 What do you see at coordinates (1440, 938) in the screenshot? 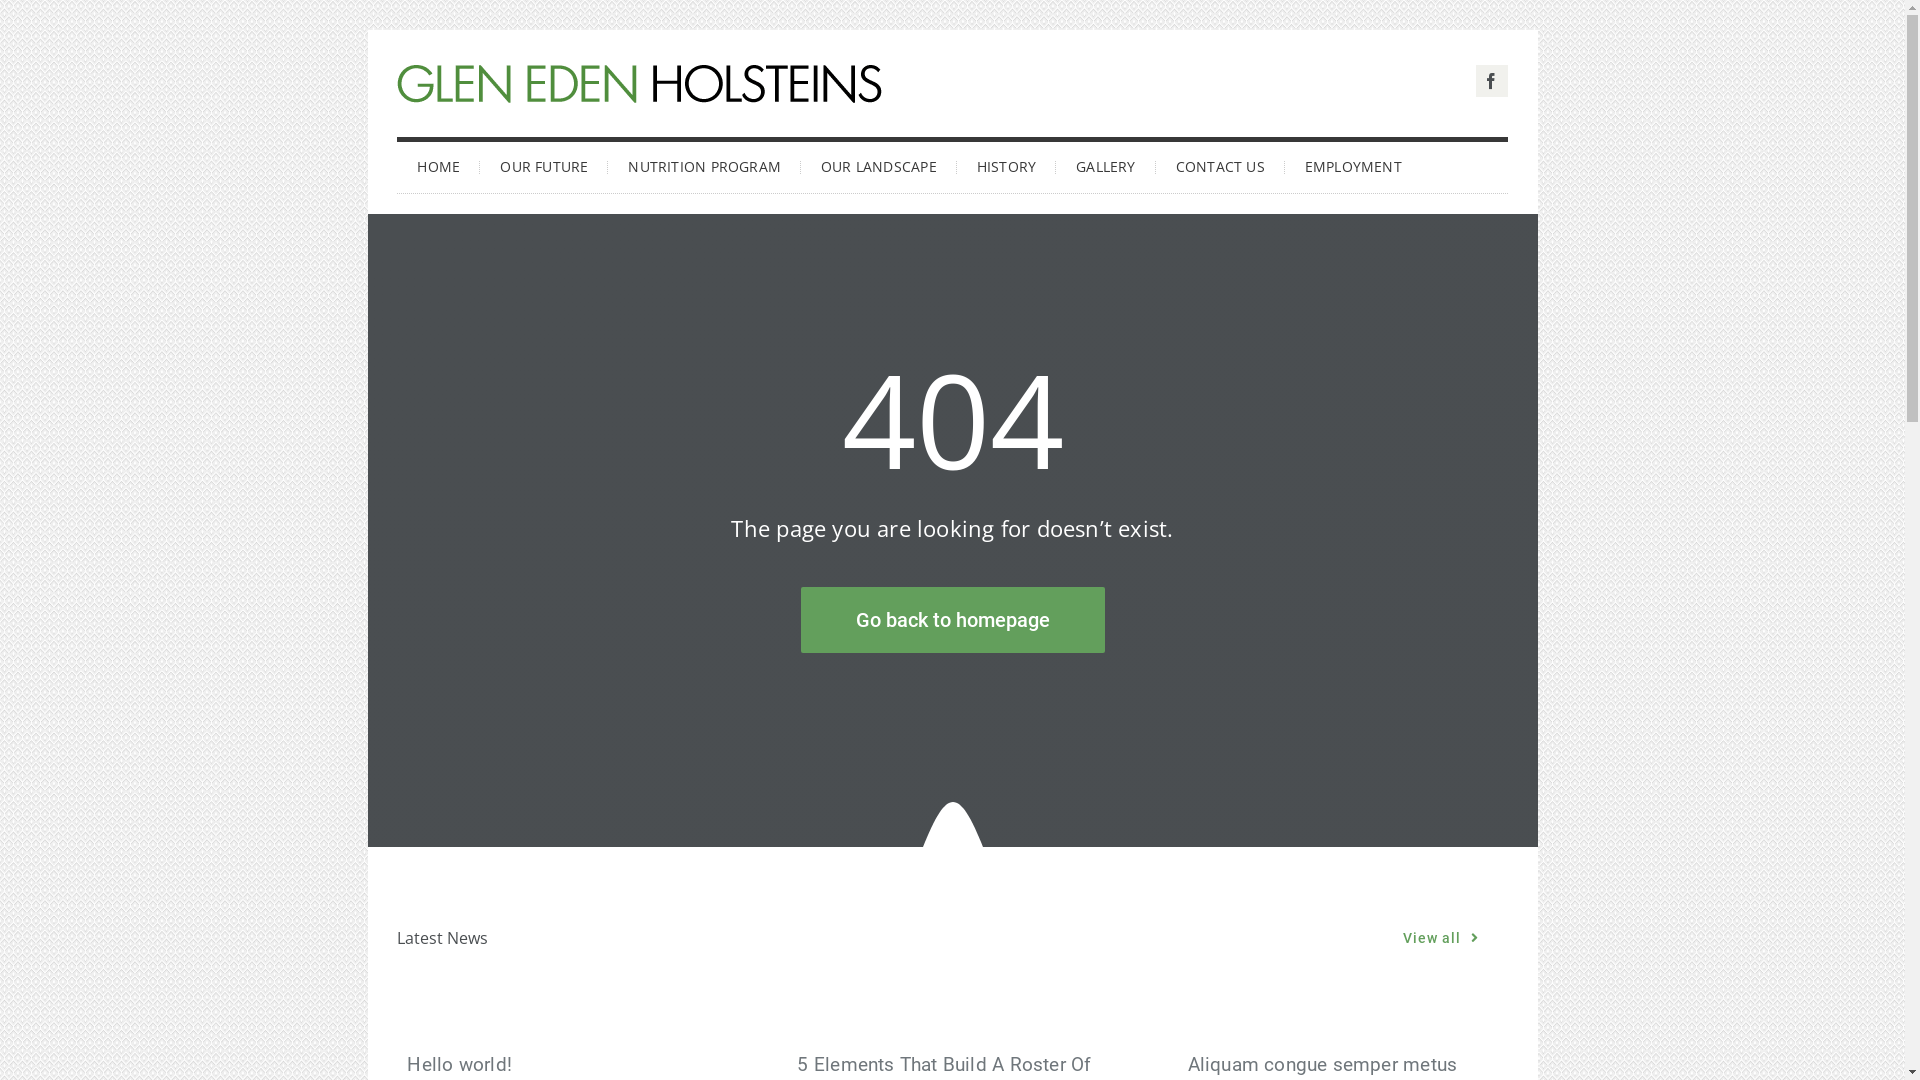
I see `'View all'` at bounding box center [1440, 938].